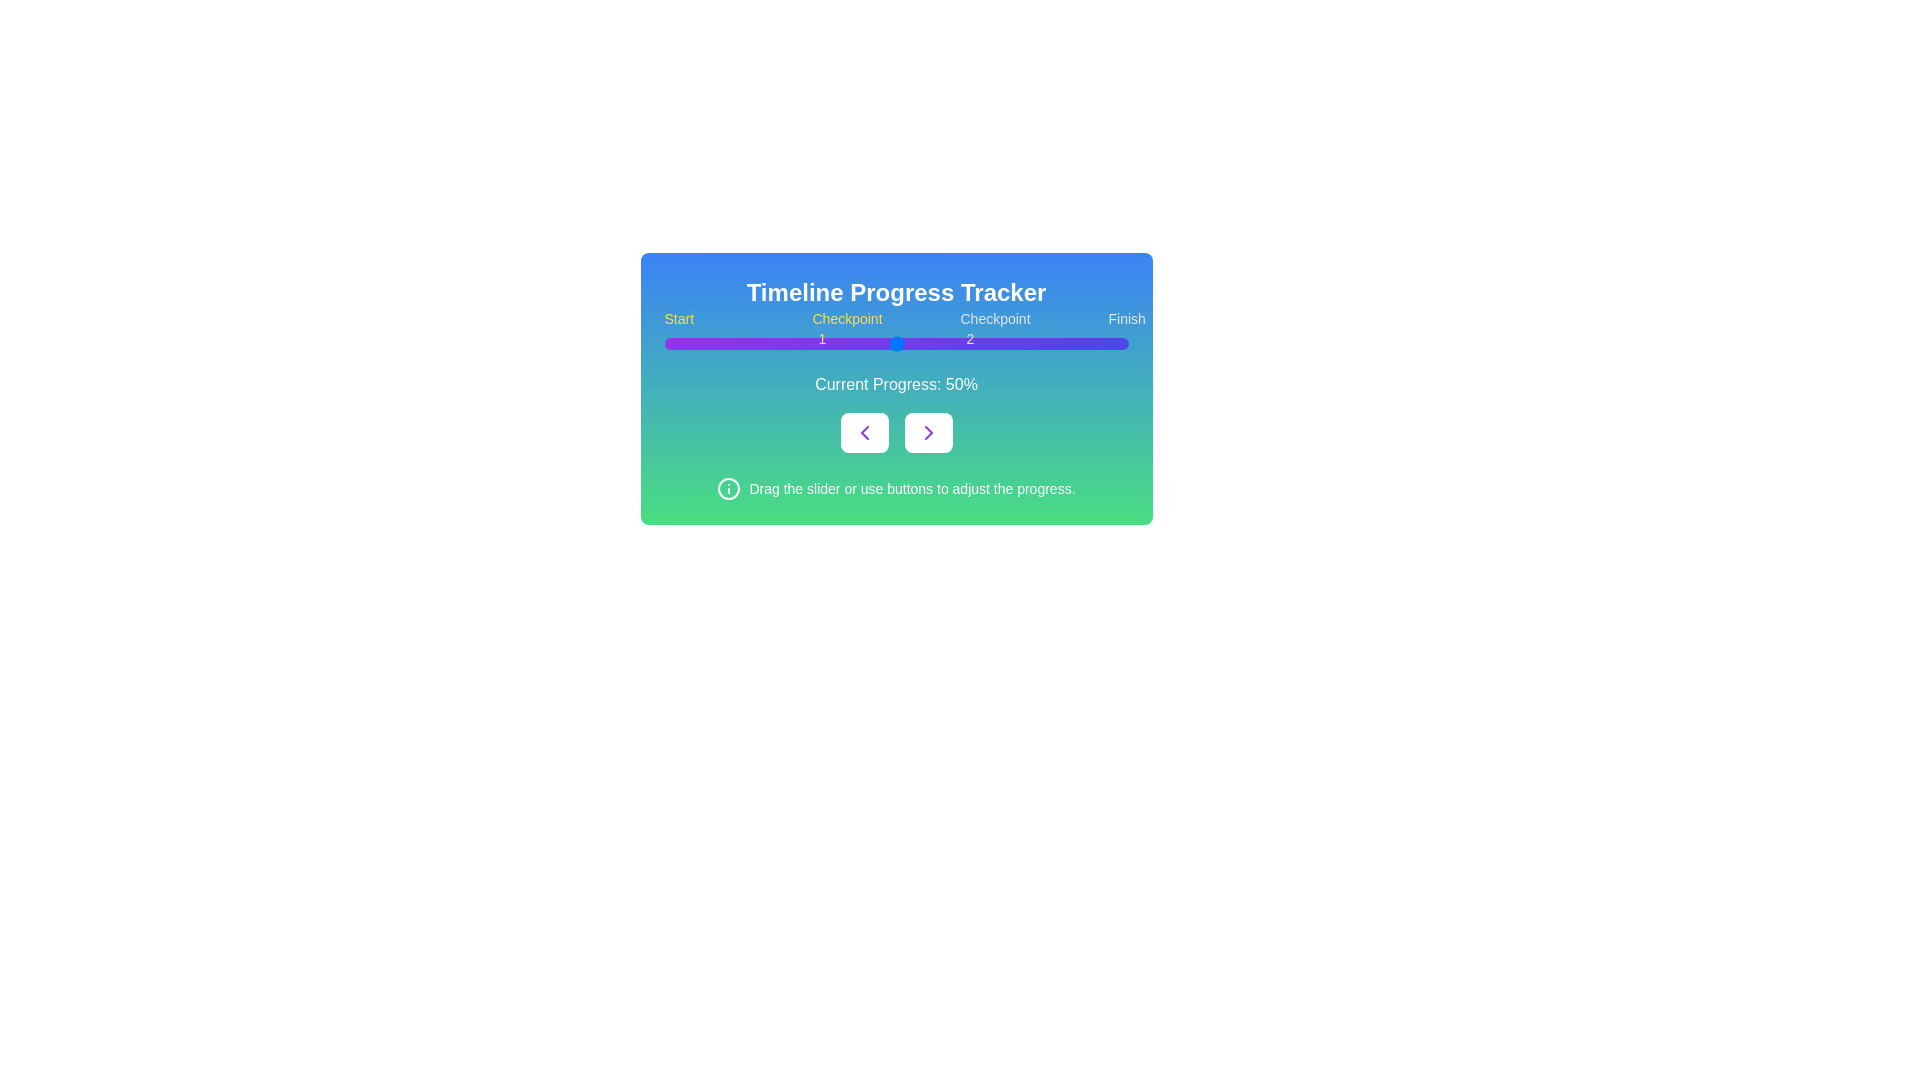 The width and height of the screenshot is (1920, 1080). Describe the element at coordinates (674, 327) in the screenshot. I see `the static Text label indicating the starting point of the progress tracker, located at the leftmost position of the sequence` at that location.